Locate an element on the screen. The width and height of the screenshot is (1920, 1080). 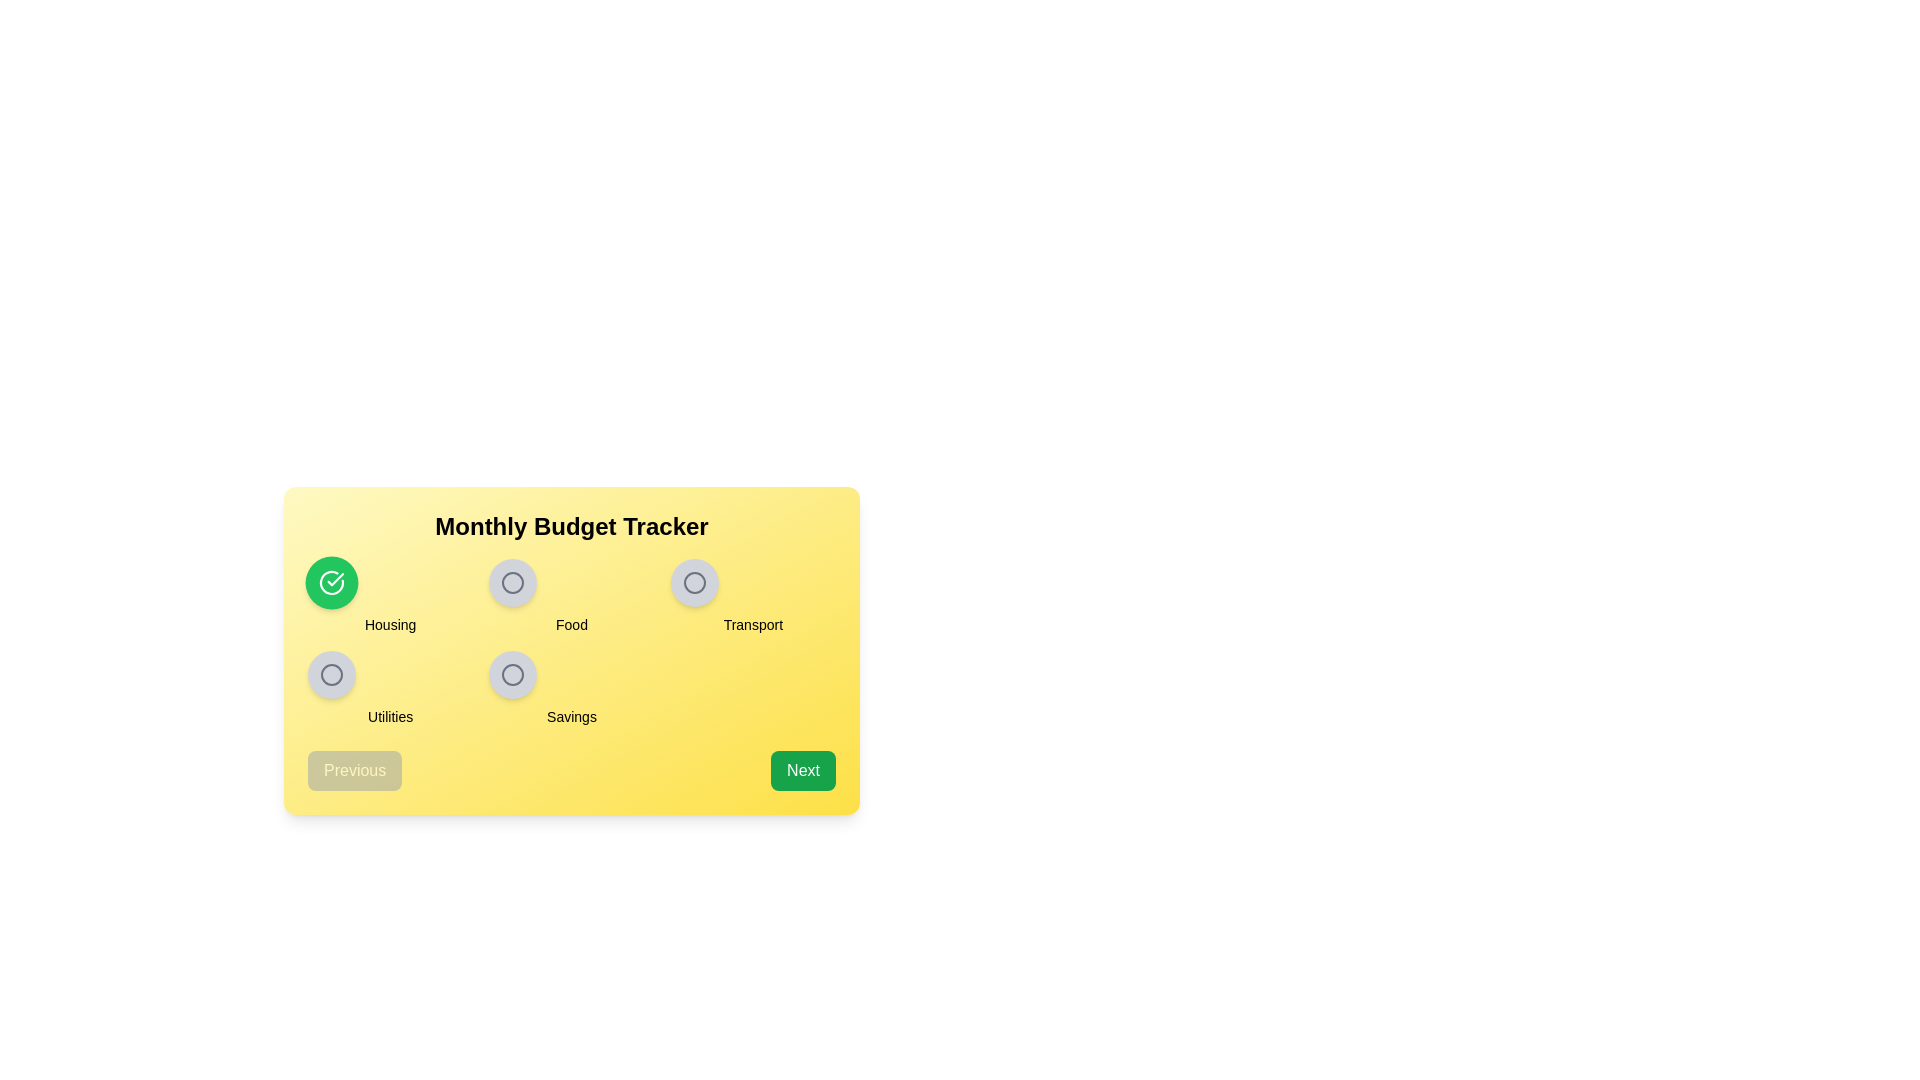
the custom-styled radio button located in the 'Utilities' section of the 'Monthly Budget Tracker', which is below the 'Housing' icon is located at coordinates (331, 675).